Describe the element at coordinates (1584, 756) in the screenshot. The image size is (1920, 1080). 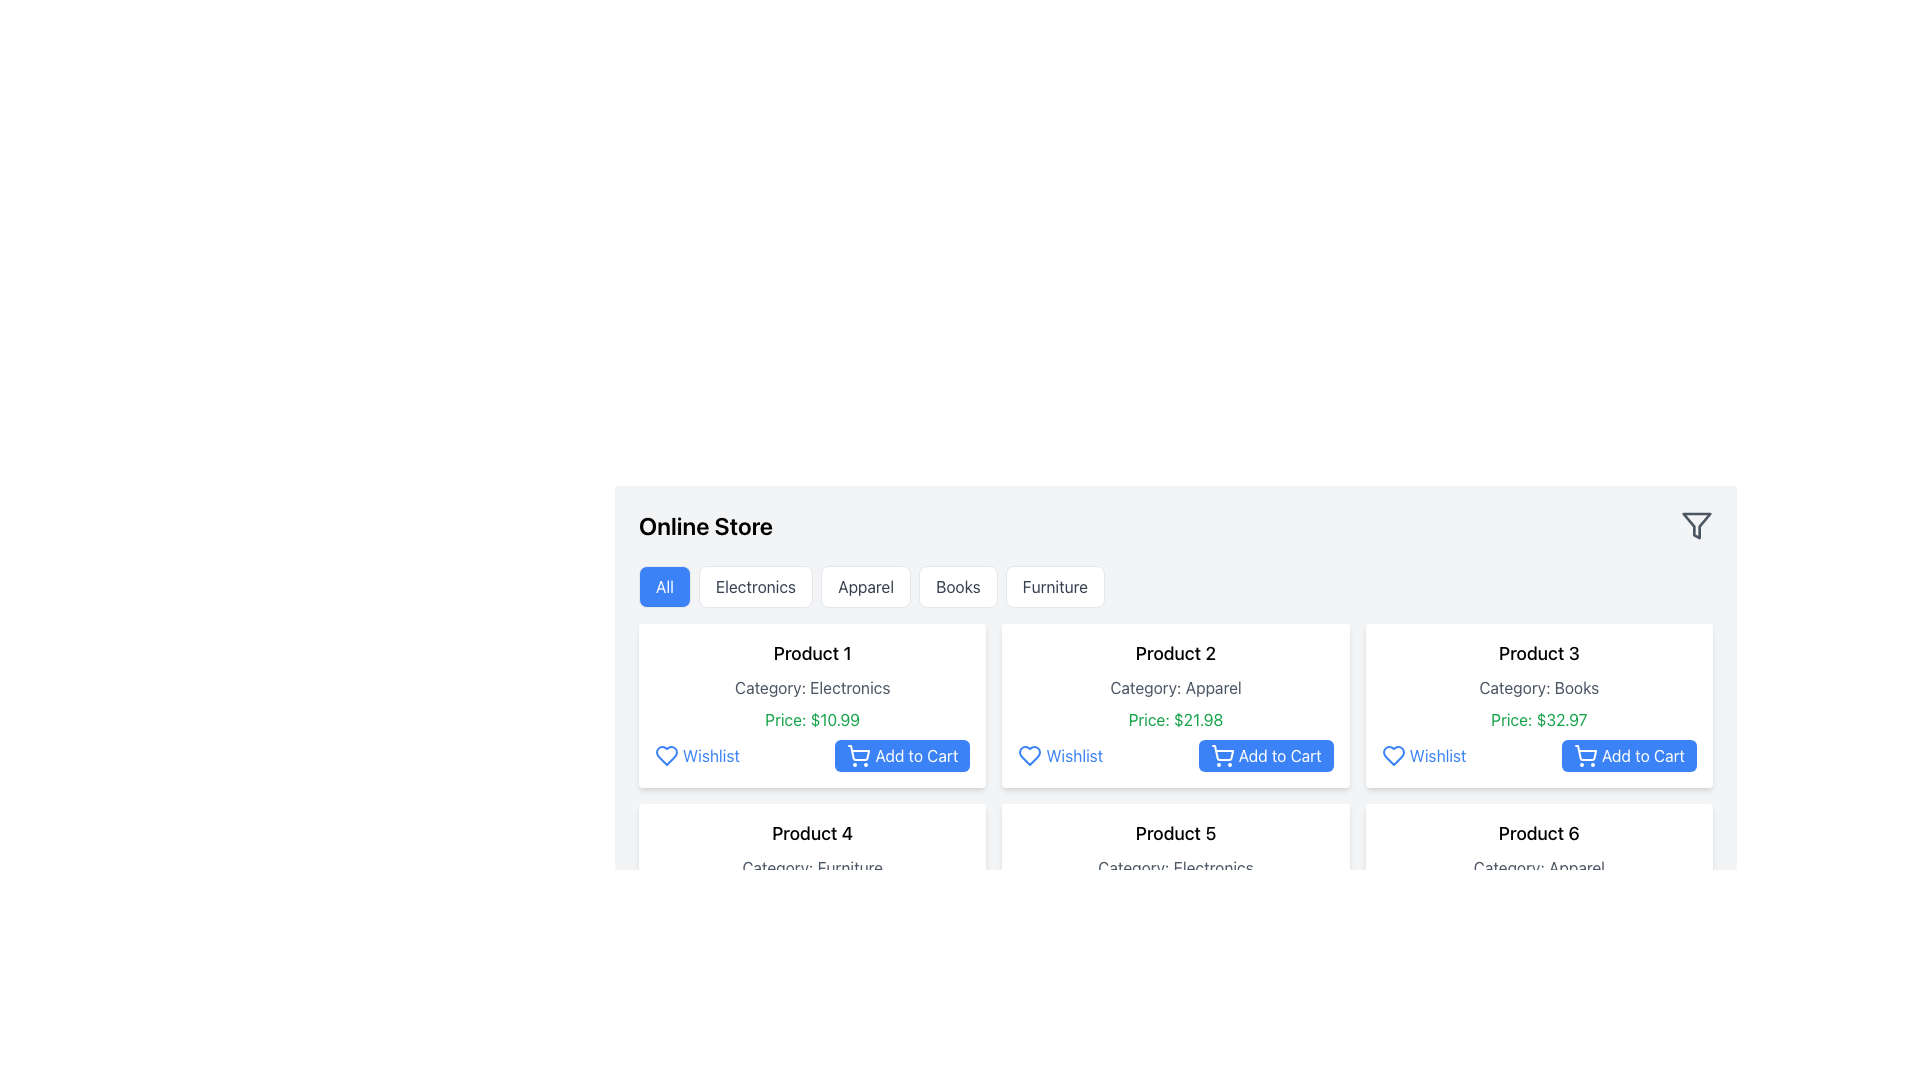
I see `the decorative icon within the 'Add to Cart' button for 'Product 3', which visually indicates its function of adding a product to the cart` at that location.